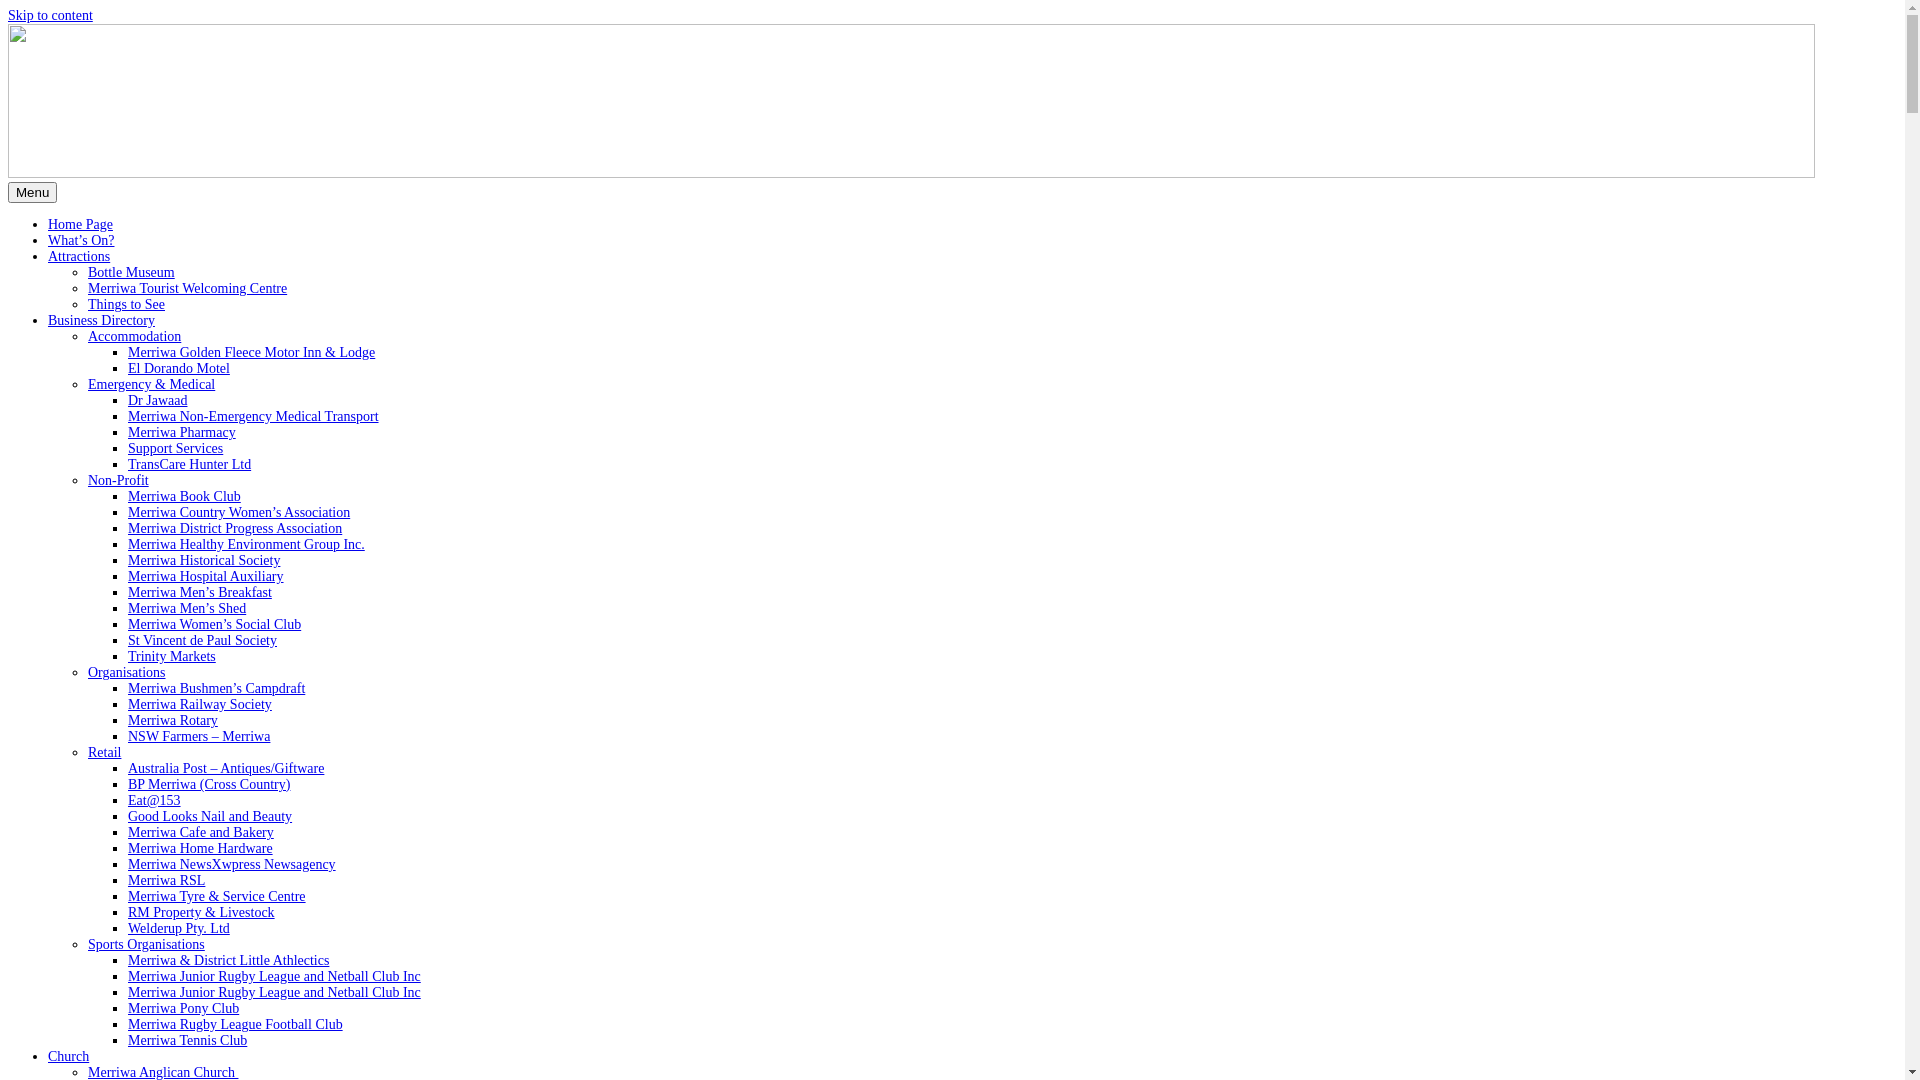  I want to click on 'Merriwa Tennis Club', so click(187, 1039).